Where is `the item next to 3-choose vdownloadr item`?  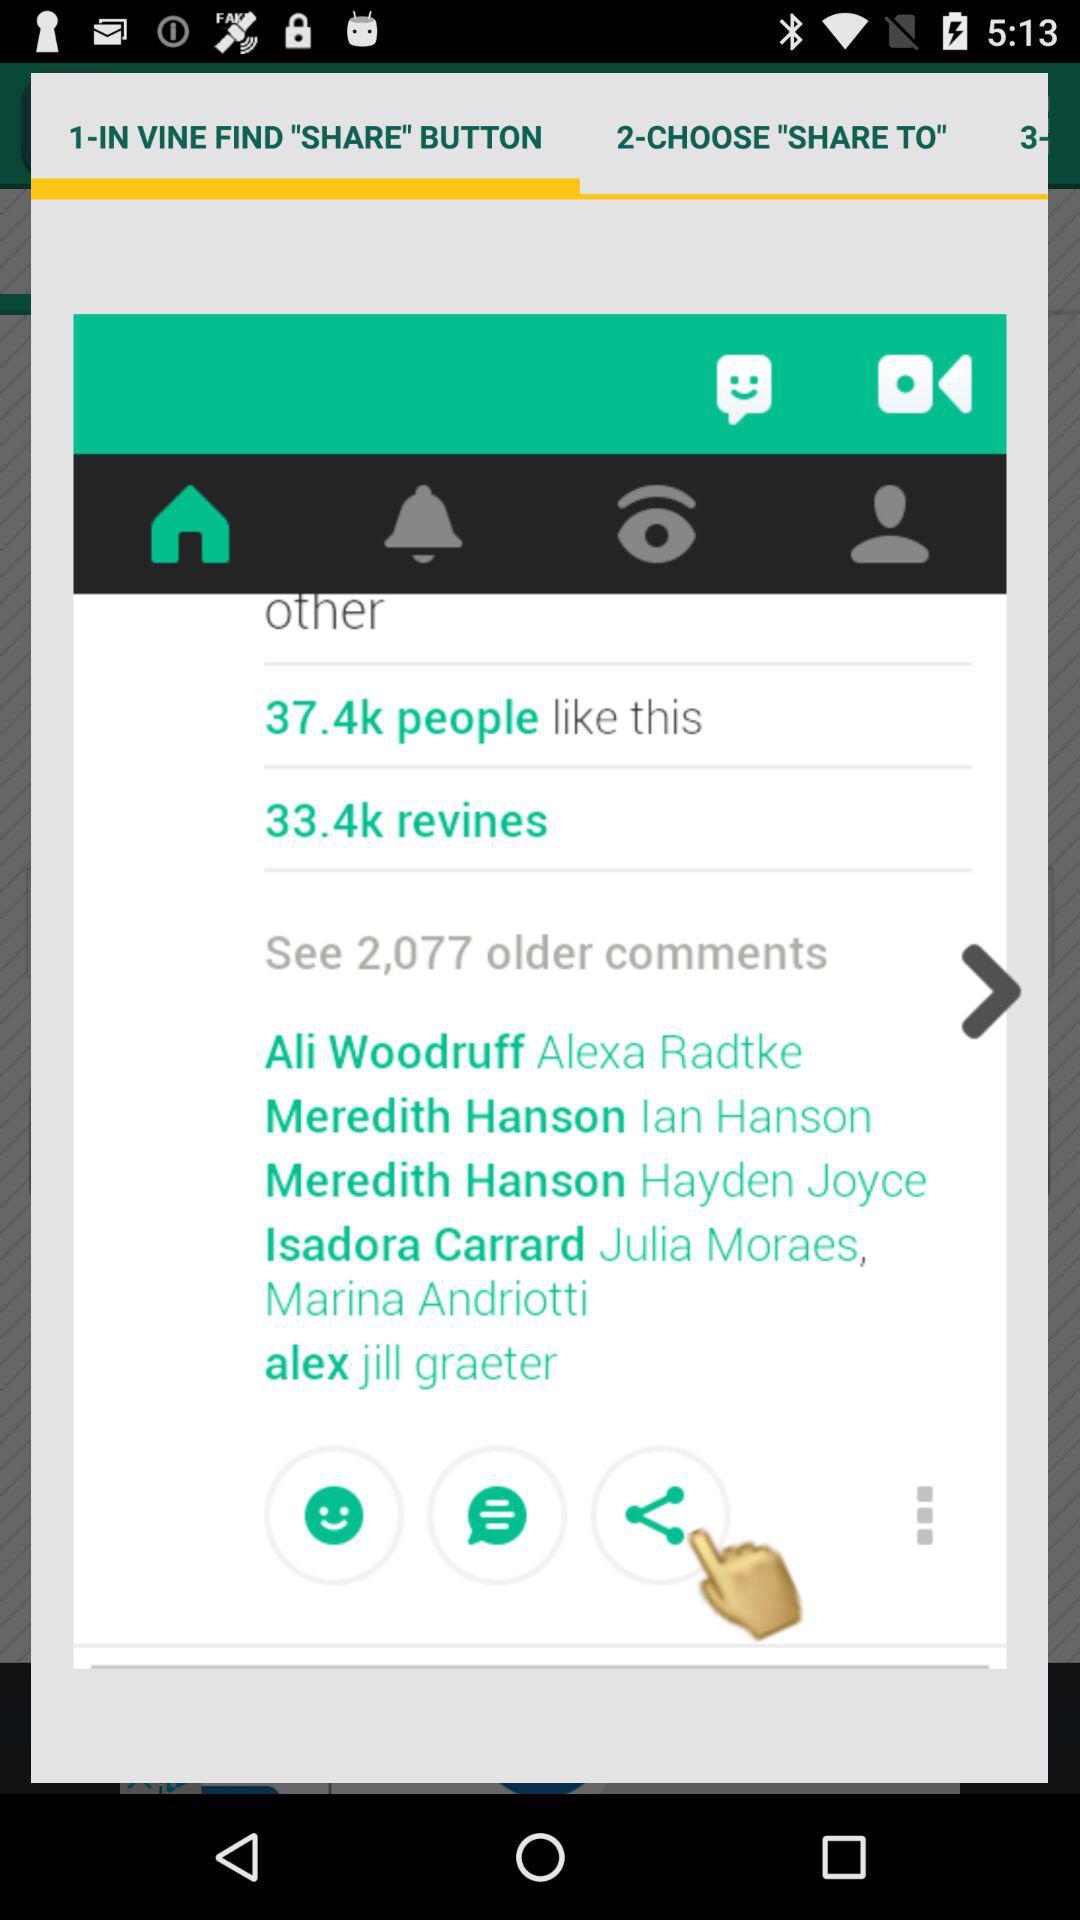
the item next to 3-choose vdownloadr item is located at coordinates (780, 135).